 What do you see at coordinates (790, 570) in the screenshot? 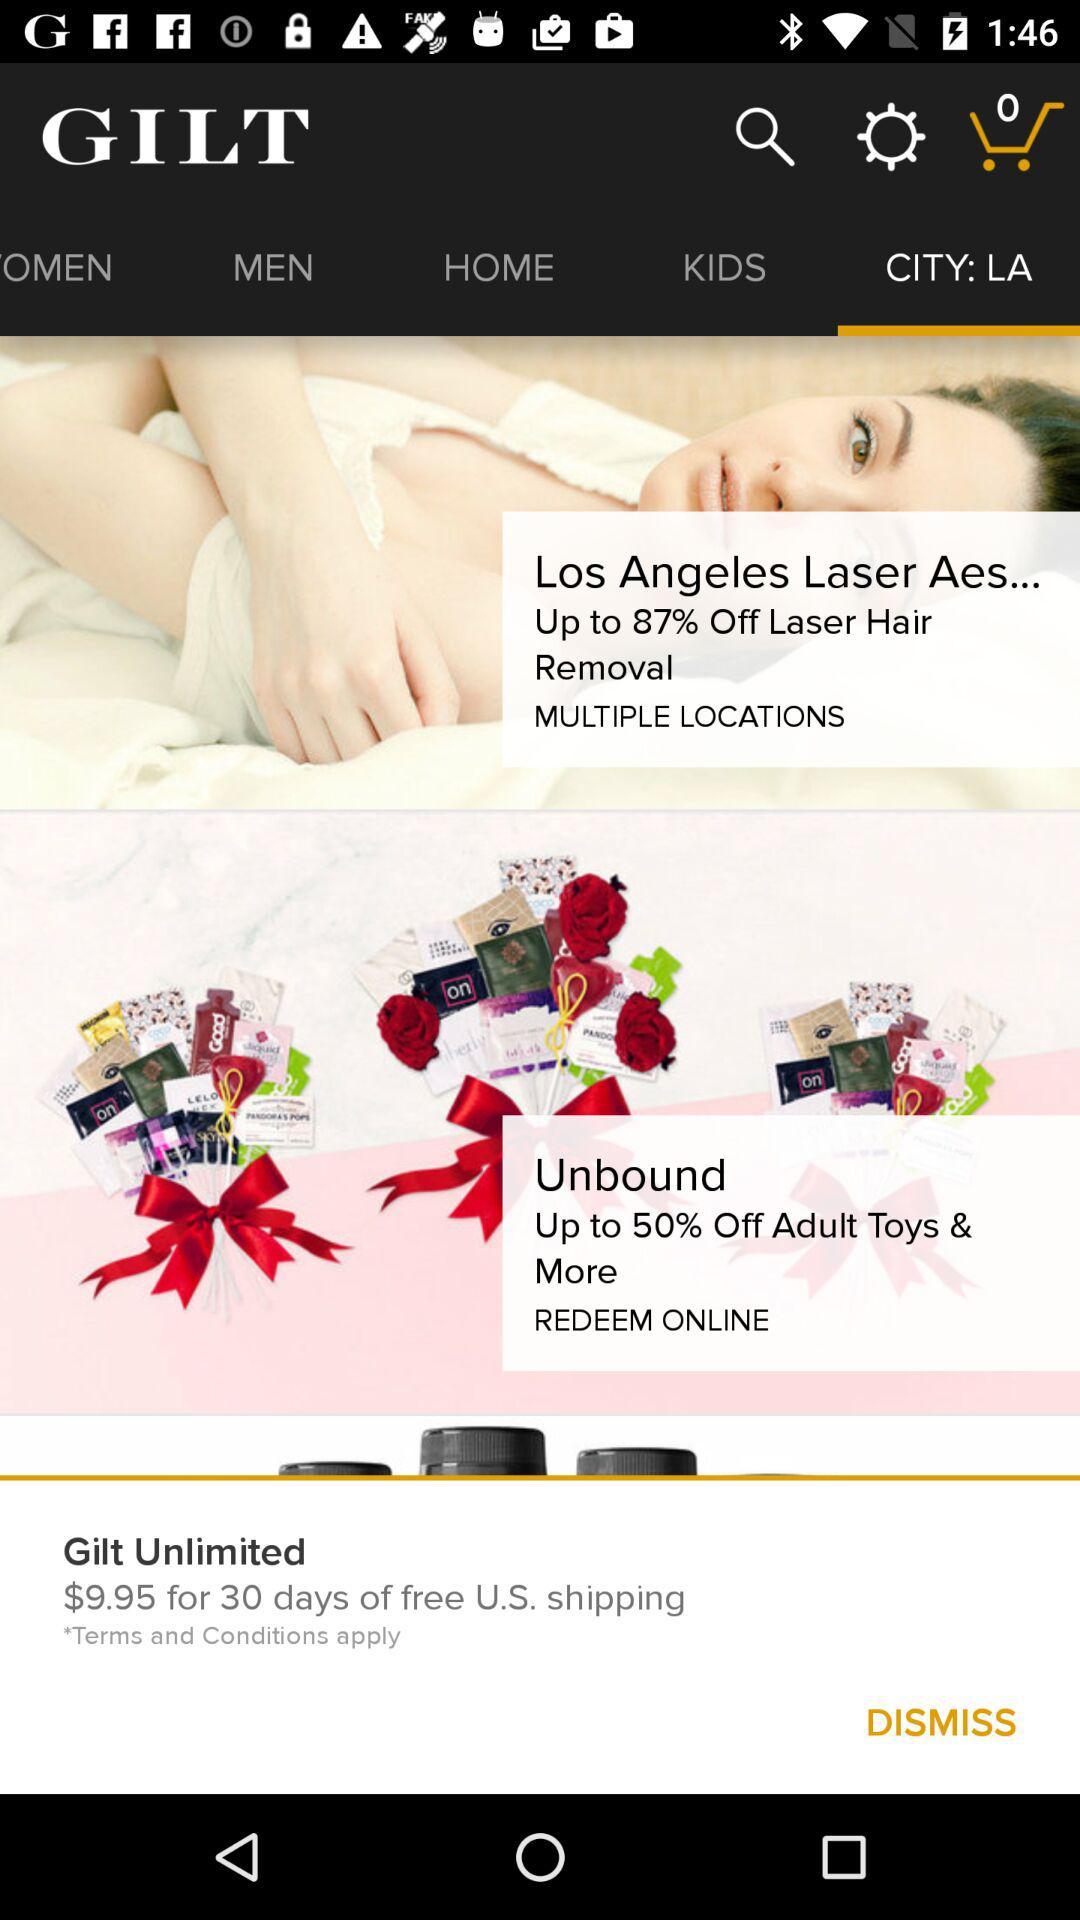
I see `los angeles laser icon` at bounding box center [790, 570].